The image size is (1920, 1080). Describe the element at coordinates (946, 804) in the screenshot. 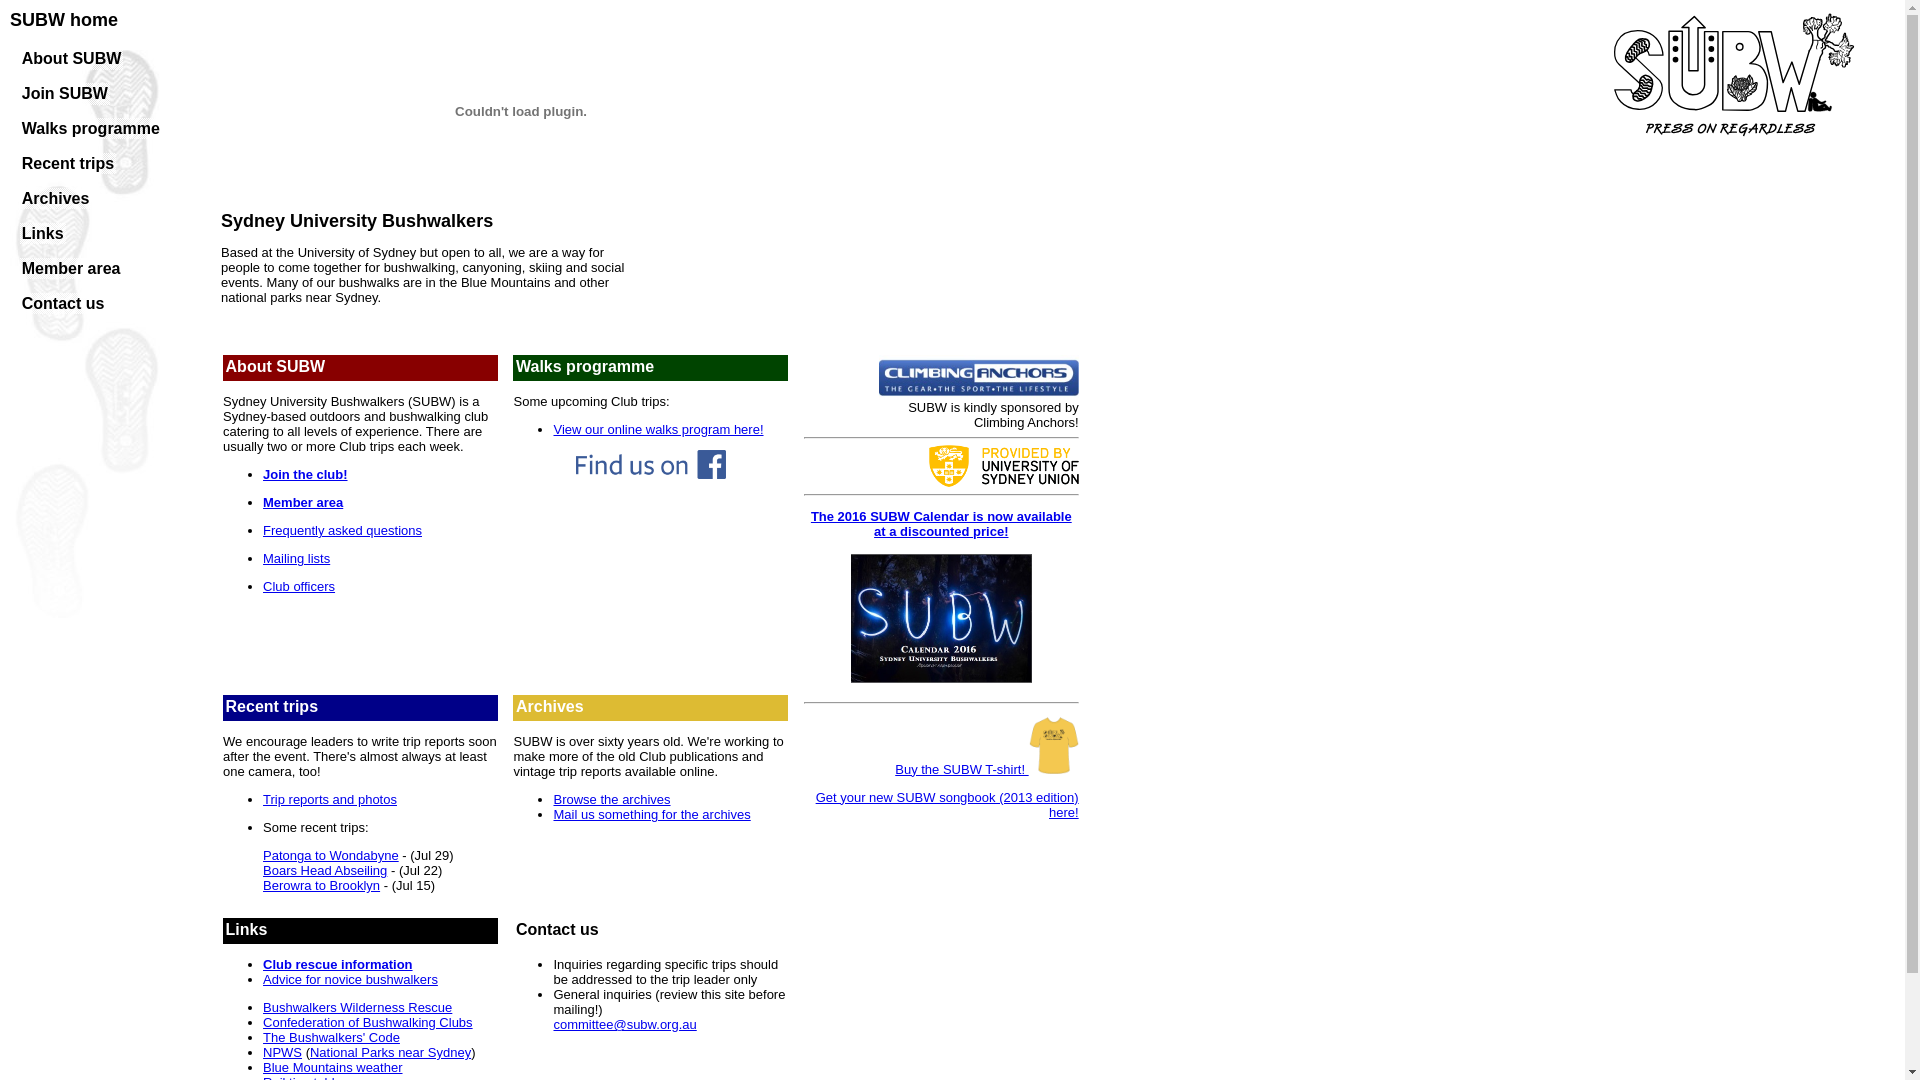

I see `'Get your new SUBW songbook (2013 edition) here!'` at that location.